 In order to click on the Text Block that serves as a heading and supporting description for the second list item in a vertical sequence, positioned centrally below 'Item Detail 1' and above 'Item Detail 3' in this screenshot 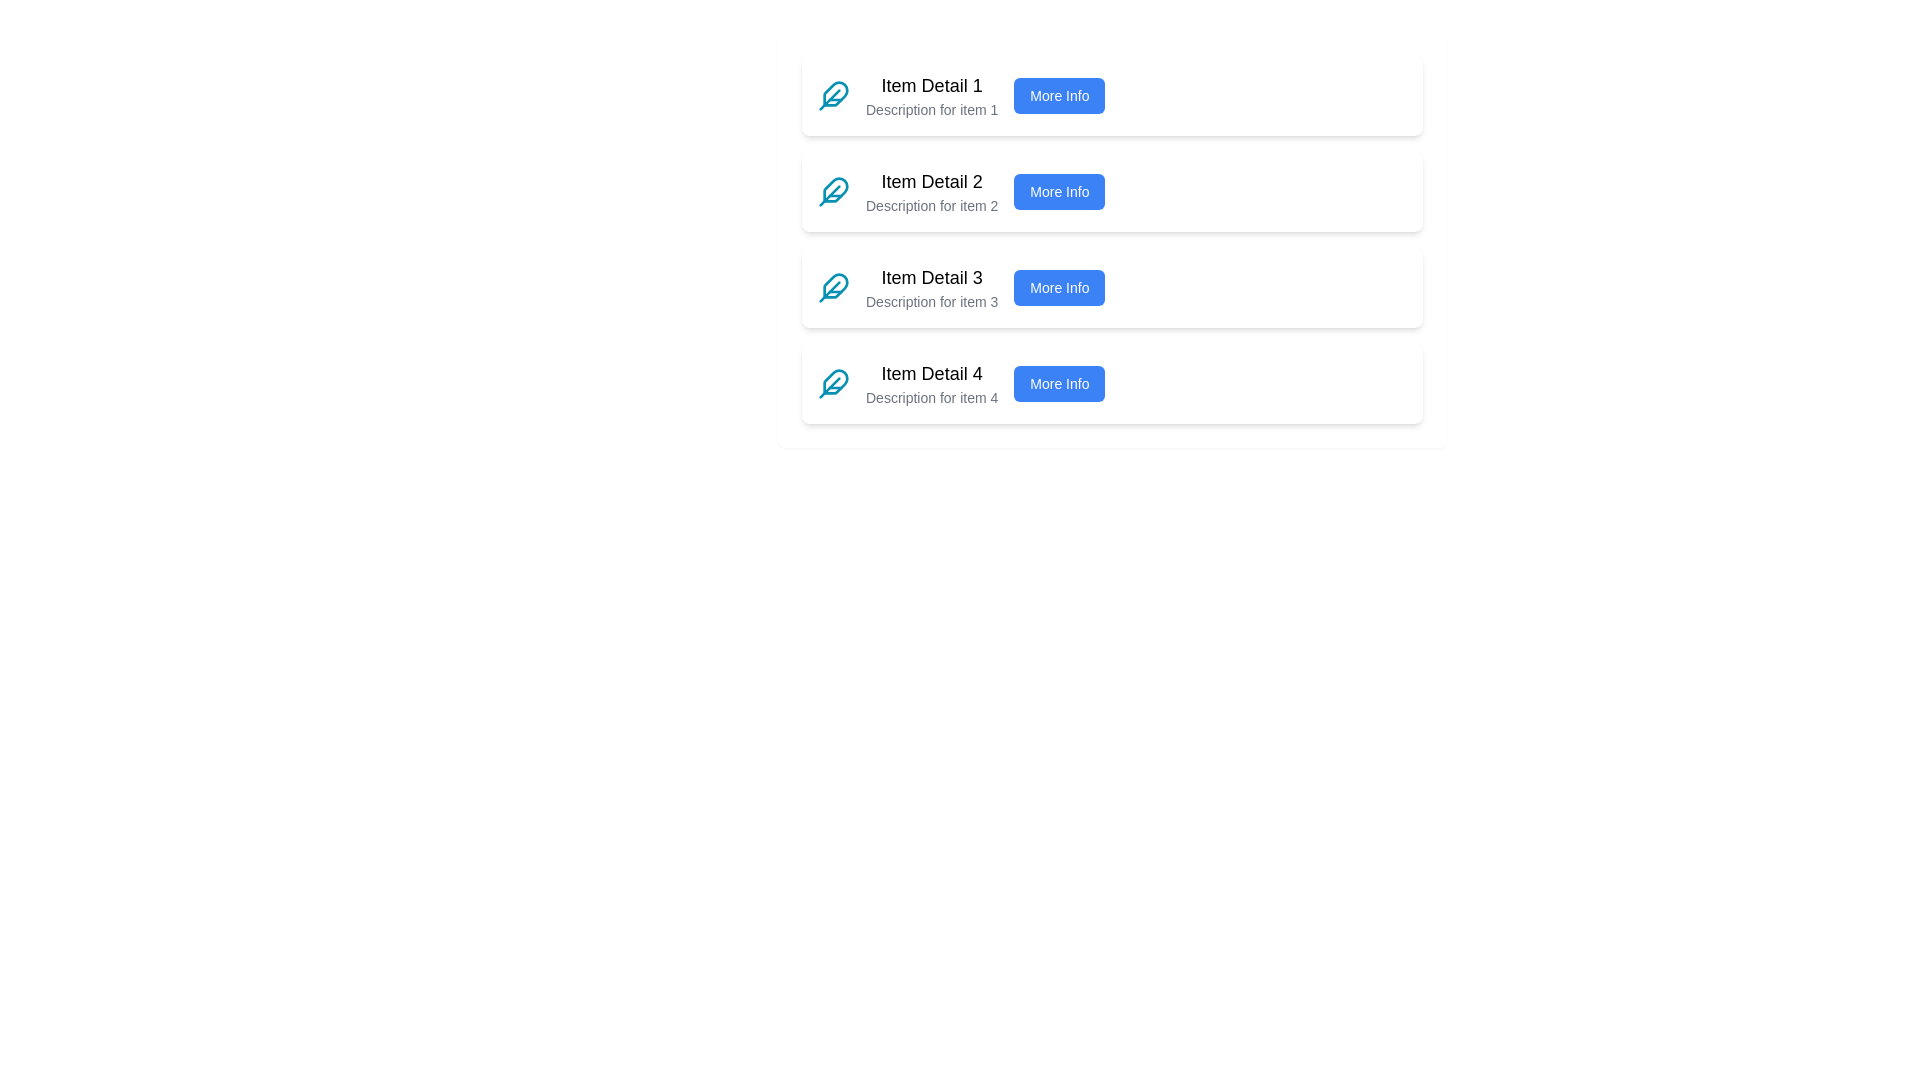, I will do `click(931, 192)`.